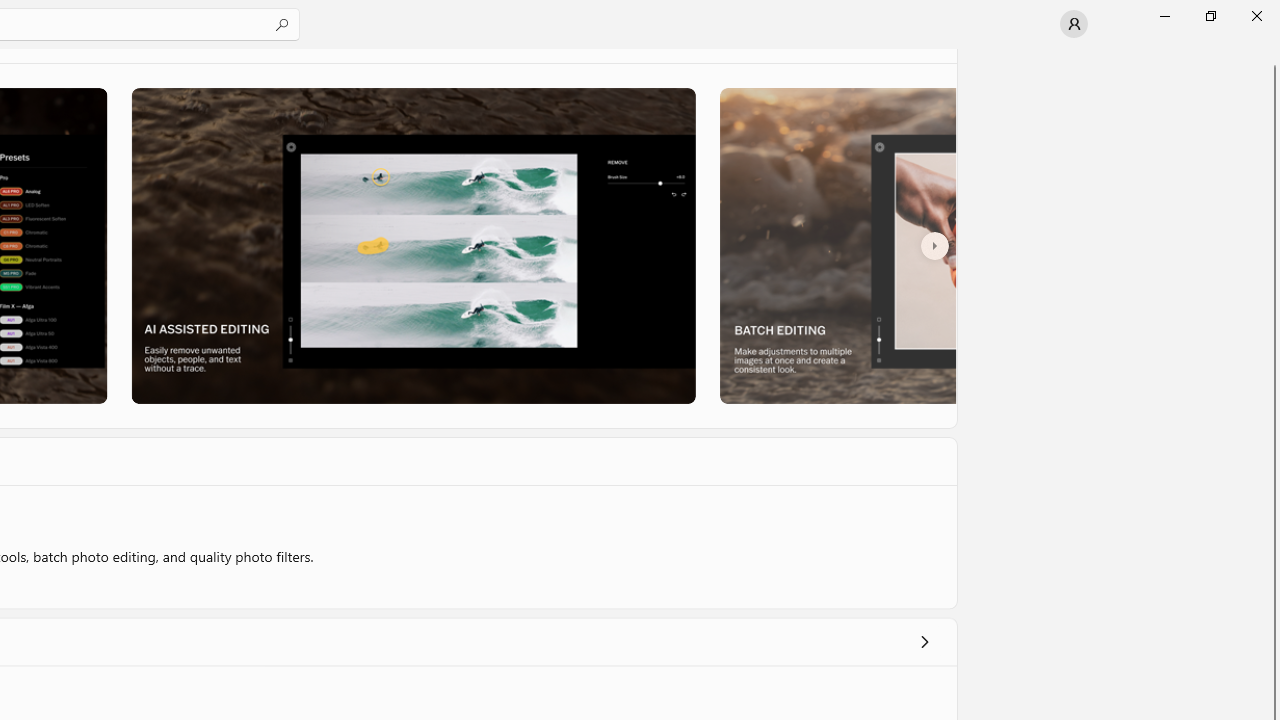 The image size is (1280, 720). I want to click on 'Restore Microsoft Store', so click(1209, 15).